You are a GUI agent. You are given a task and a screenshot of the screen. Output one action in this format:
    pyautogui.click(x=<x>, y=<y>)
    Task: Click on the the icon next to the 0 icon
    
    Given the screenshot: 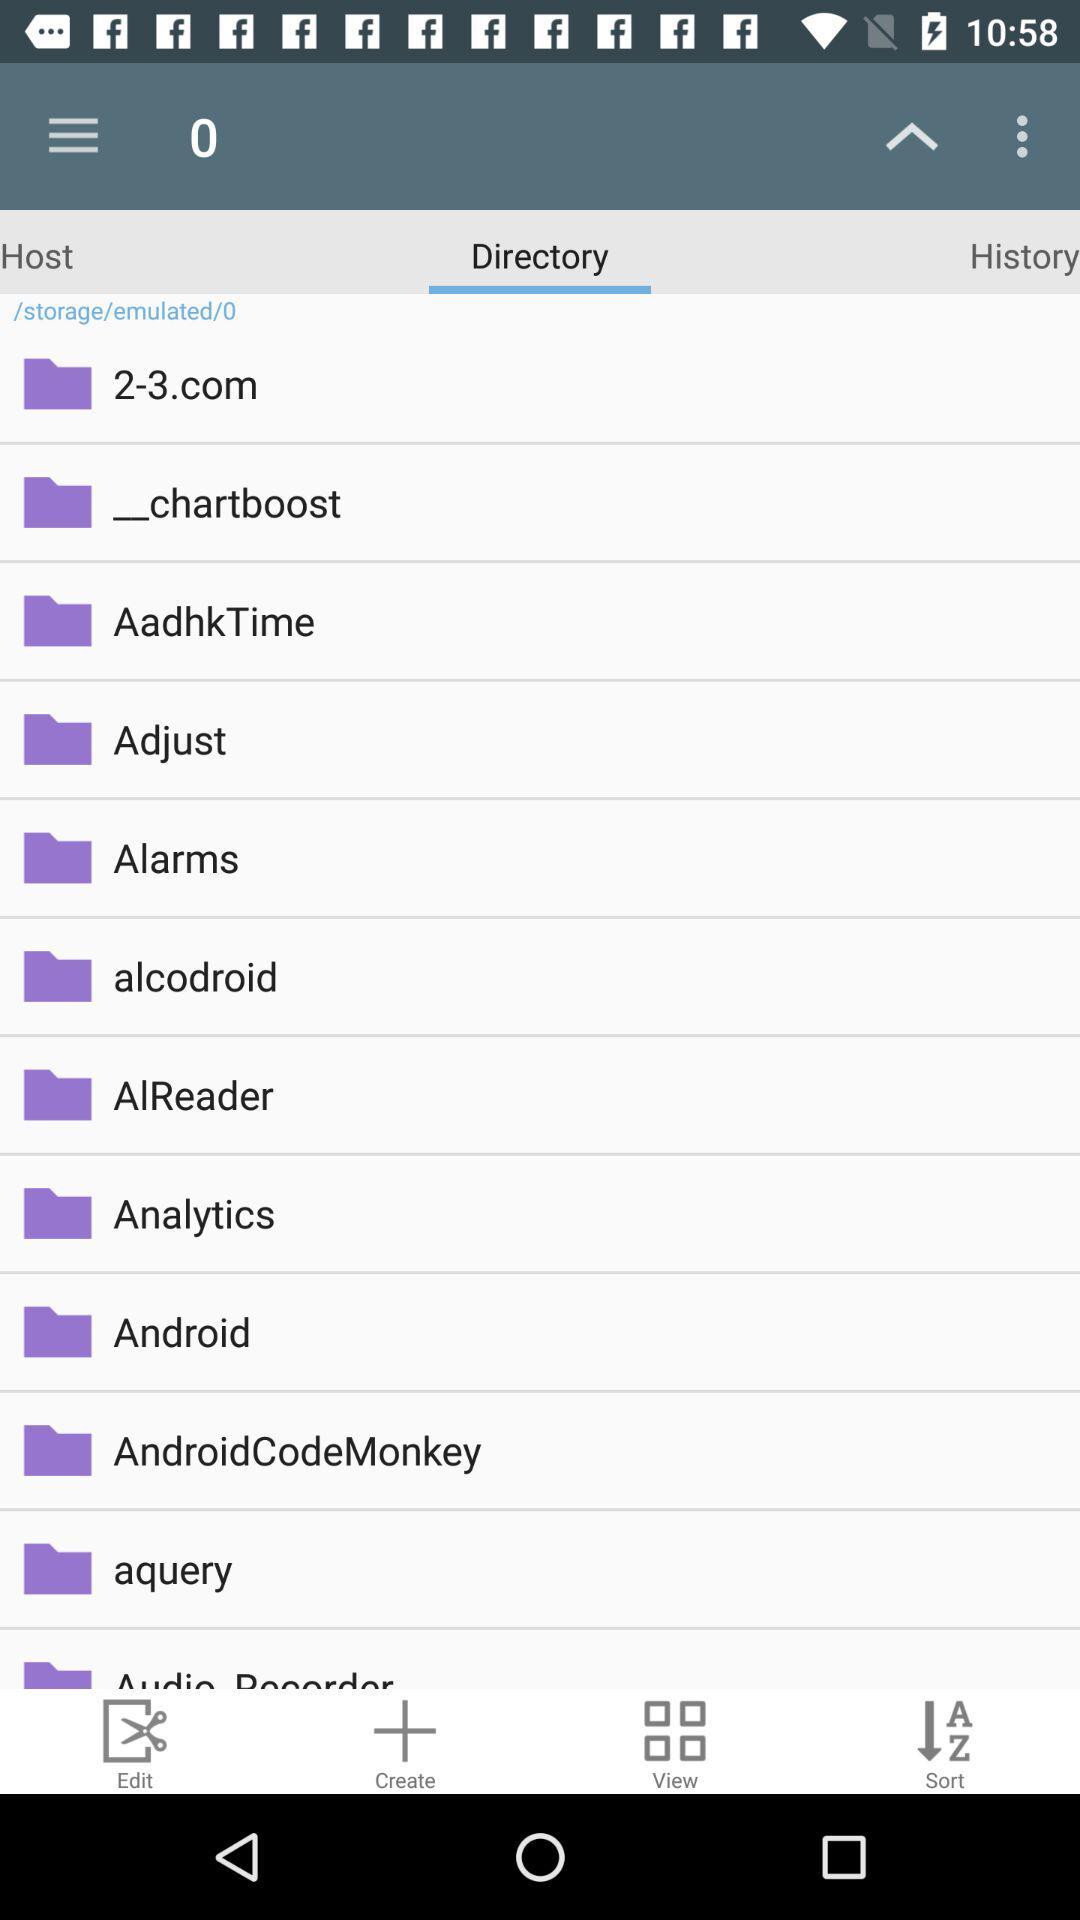 What is the action you would take?
    pyautogui.click(x=72, y=135)
    